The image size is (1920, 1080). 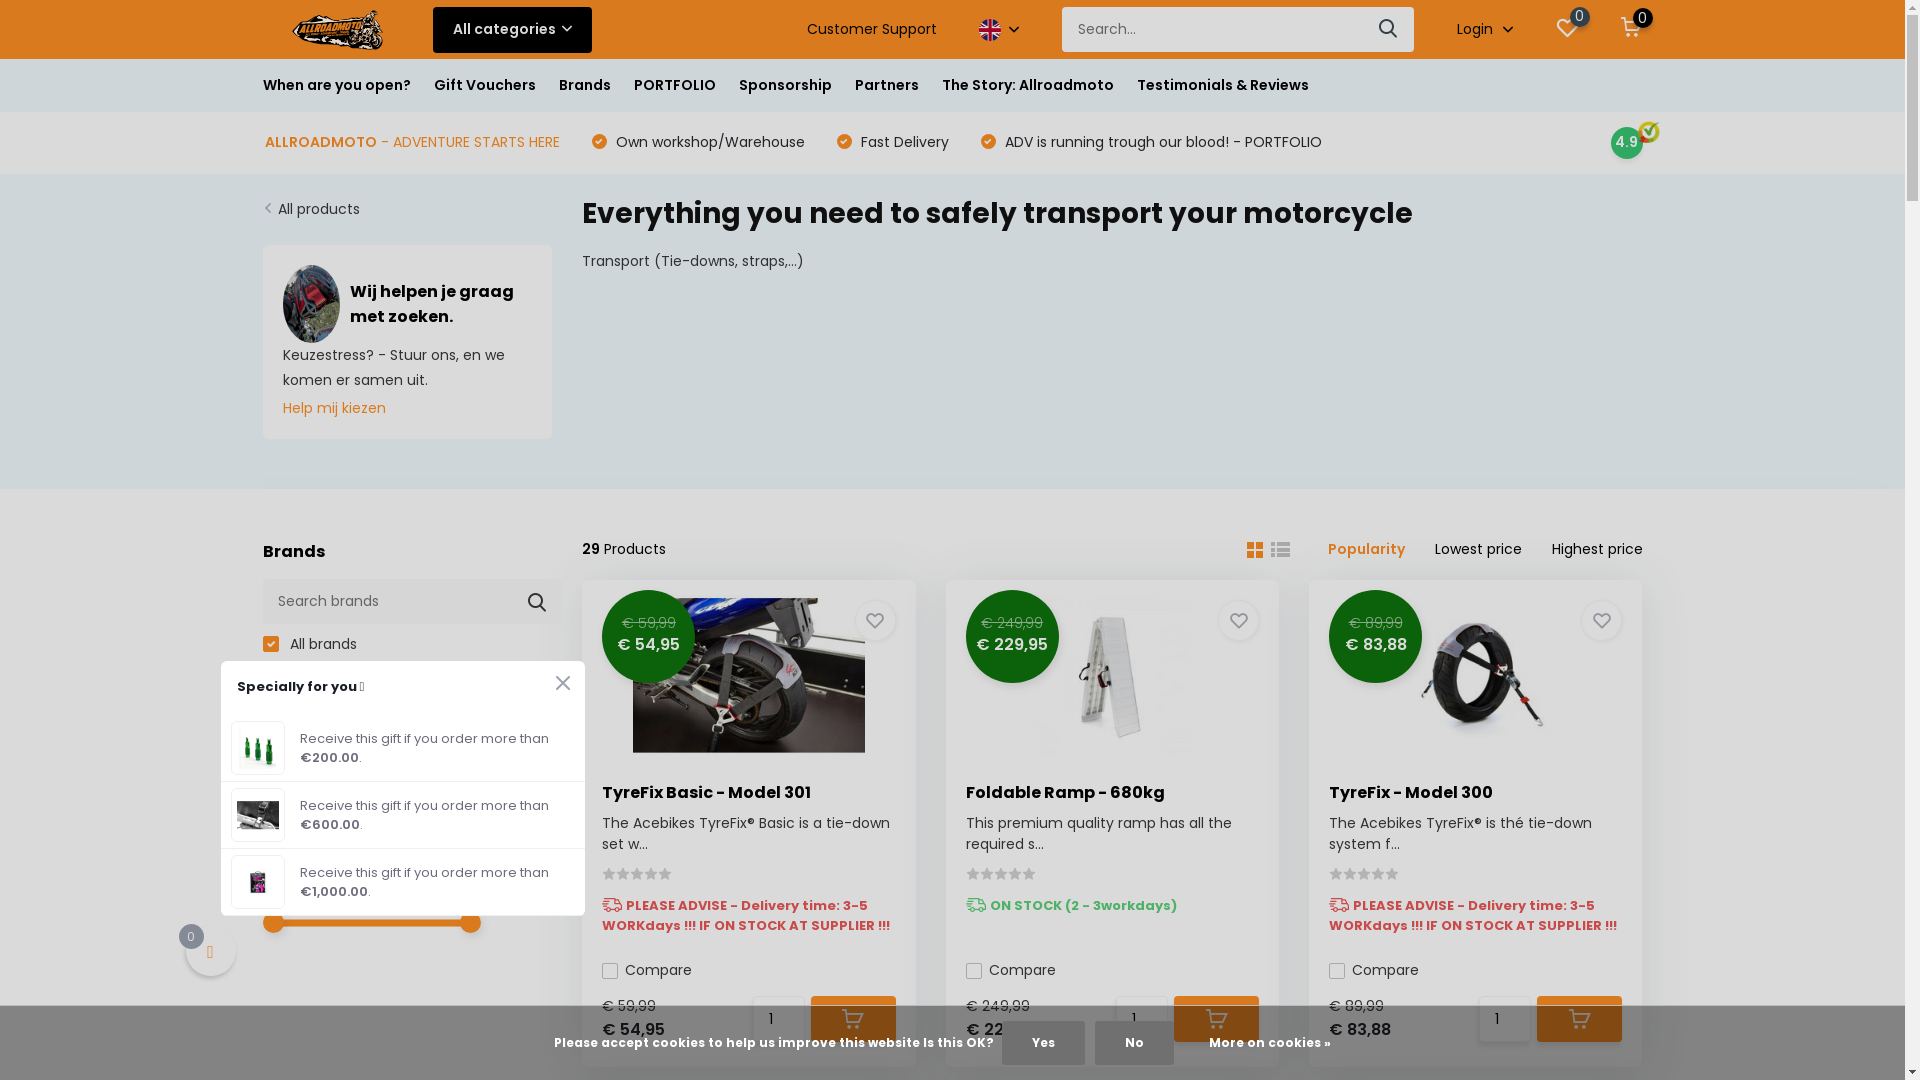 I want to click on 'Gift Vouchers', so click(x=484, y=84).